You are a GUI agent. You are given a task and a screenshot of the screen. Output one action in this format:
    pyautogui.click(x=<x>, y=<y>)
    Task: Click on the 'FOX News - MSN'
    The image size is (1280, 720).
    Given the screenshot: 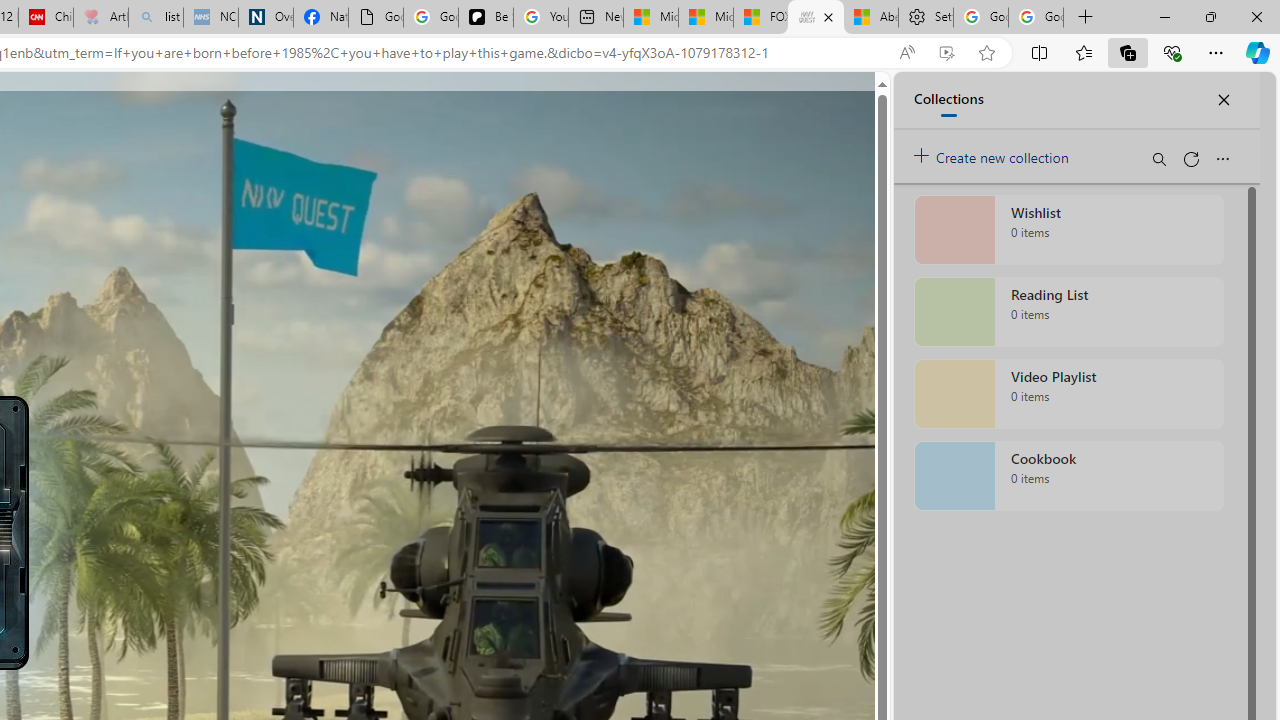 What is the action you would take?
    pyautogui.click(x=759, y=17)
    